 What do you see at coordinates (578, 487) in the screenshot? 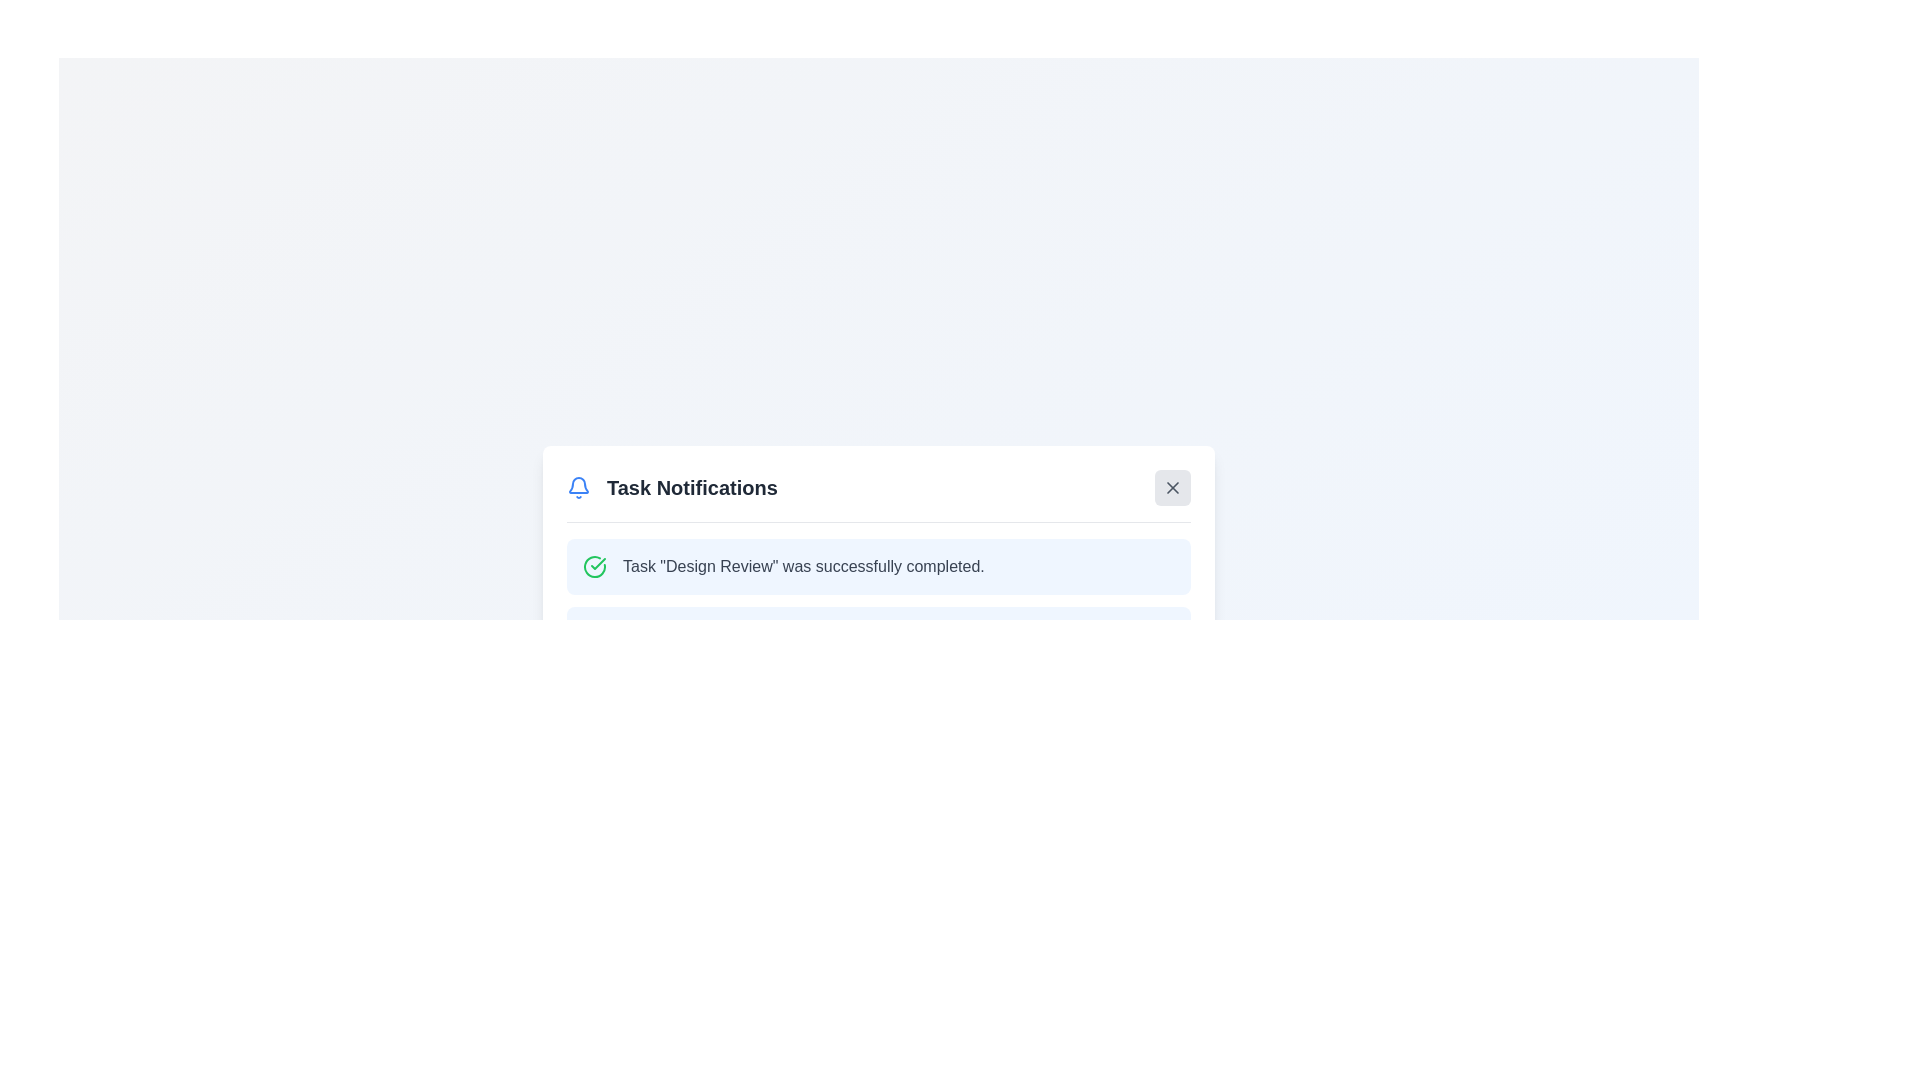
I see `the bell-shaped icon with a blue outline located at the leftmost part of the 'Task Notifications' header` at bounding box center [578, 487].